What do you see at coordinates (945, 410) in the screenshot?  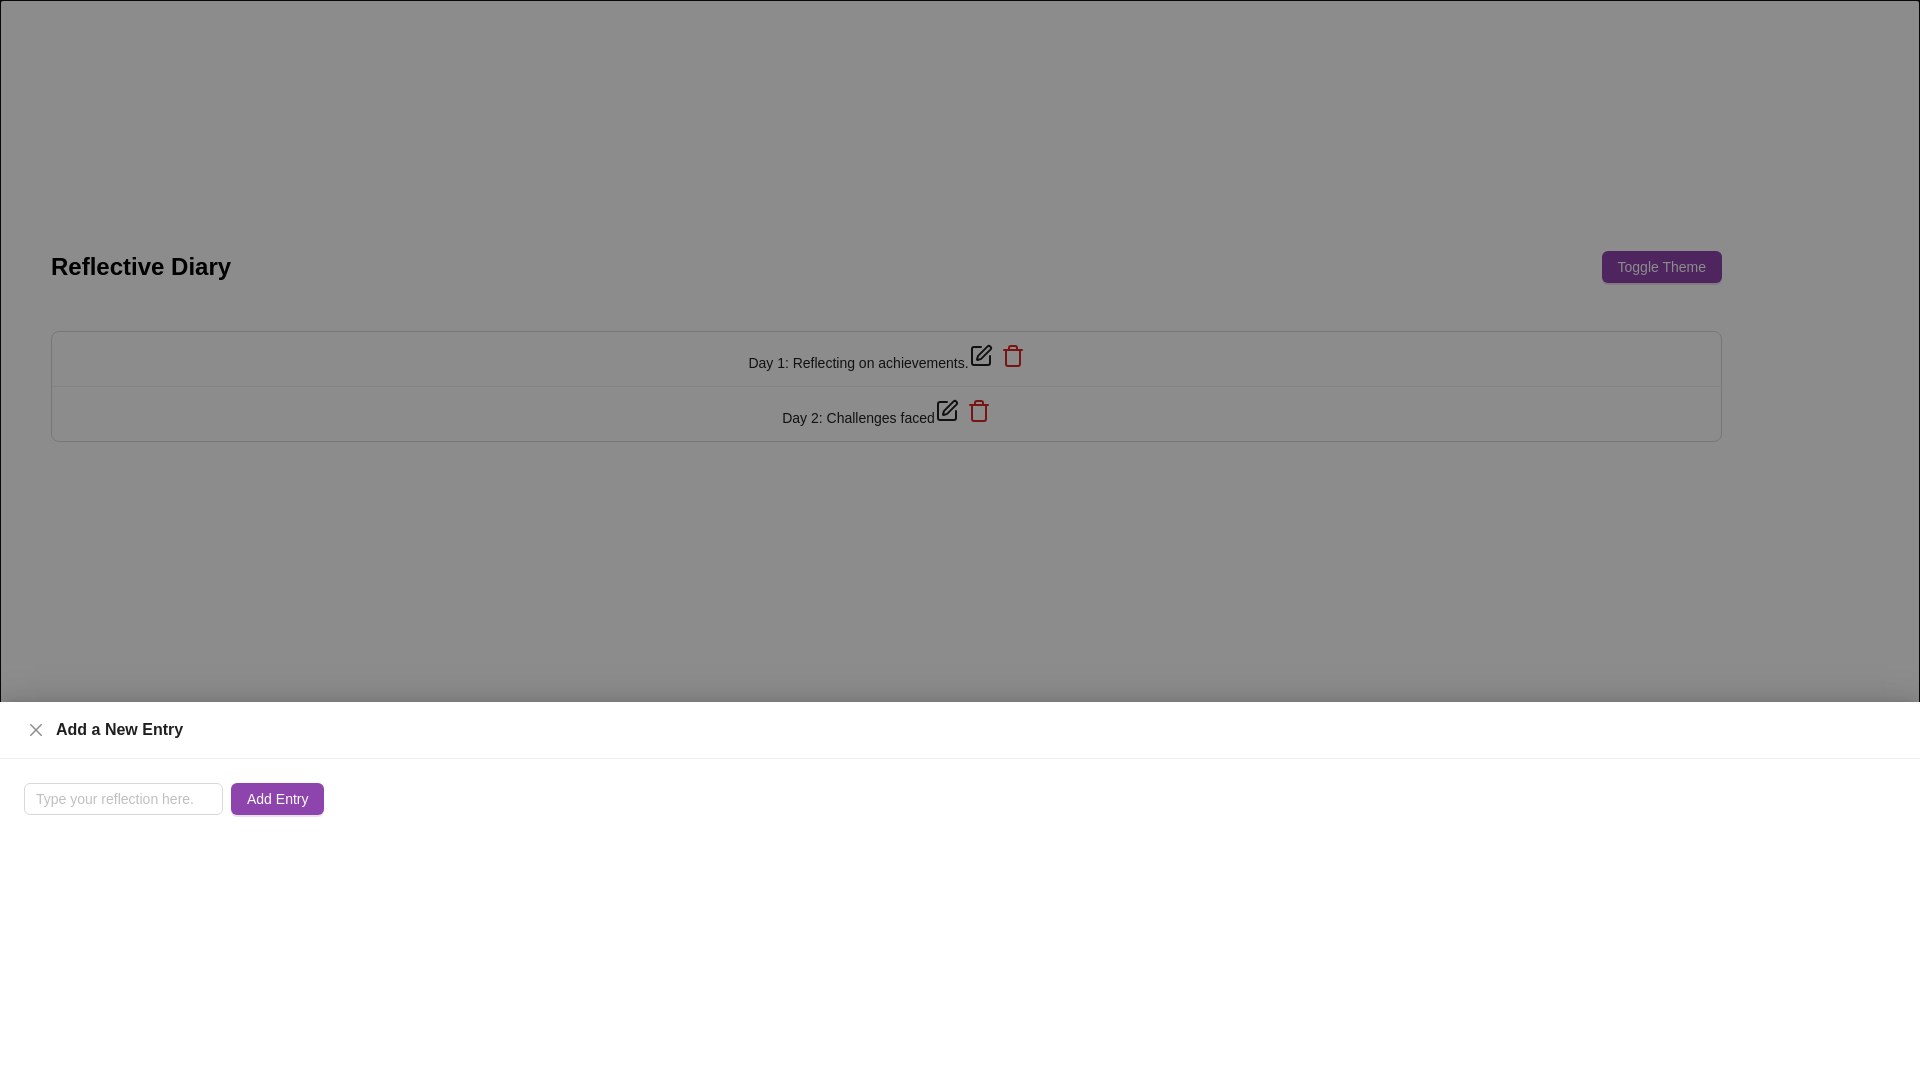 I see `the edit button located in the second horizontal row, adjacent to the label 'Day 2: Challenges faced'` at bounding box center [945, 410].